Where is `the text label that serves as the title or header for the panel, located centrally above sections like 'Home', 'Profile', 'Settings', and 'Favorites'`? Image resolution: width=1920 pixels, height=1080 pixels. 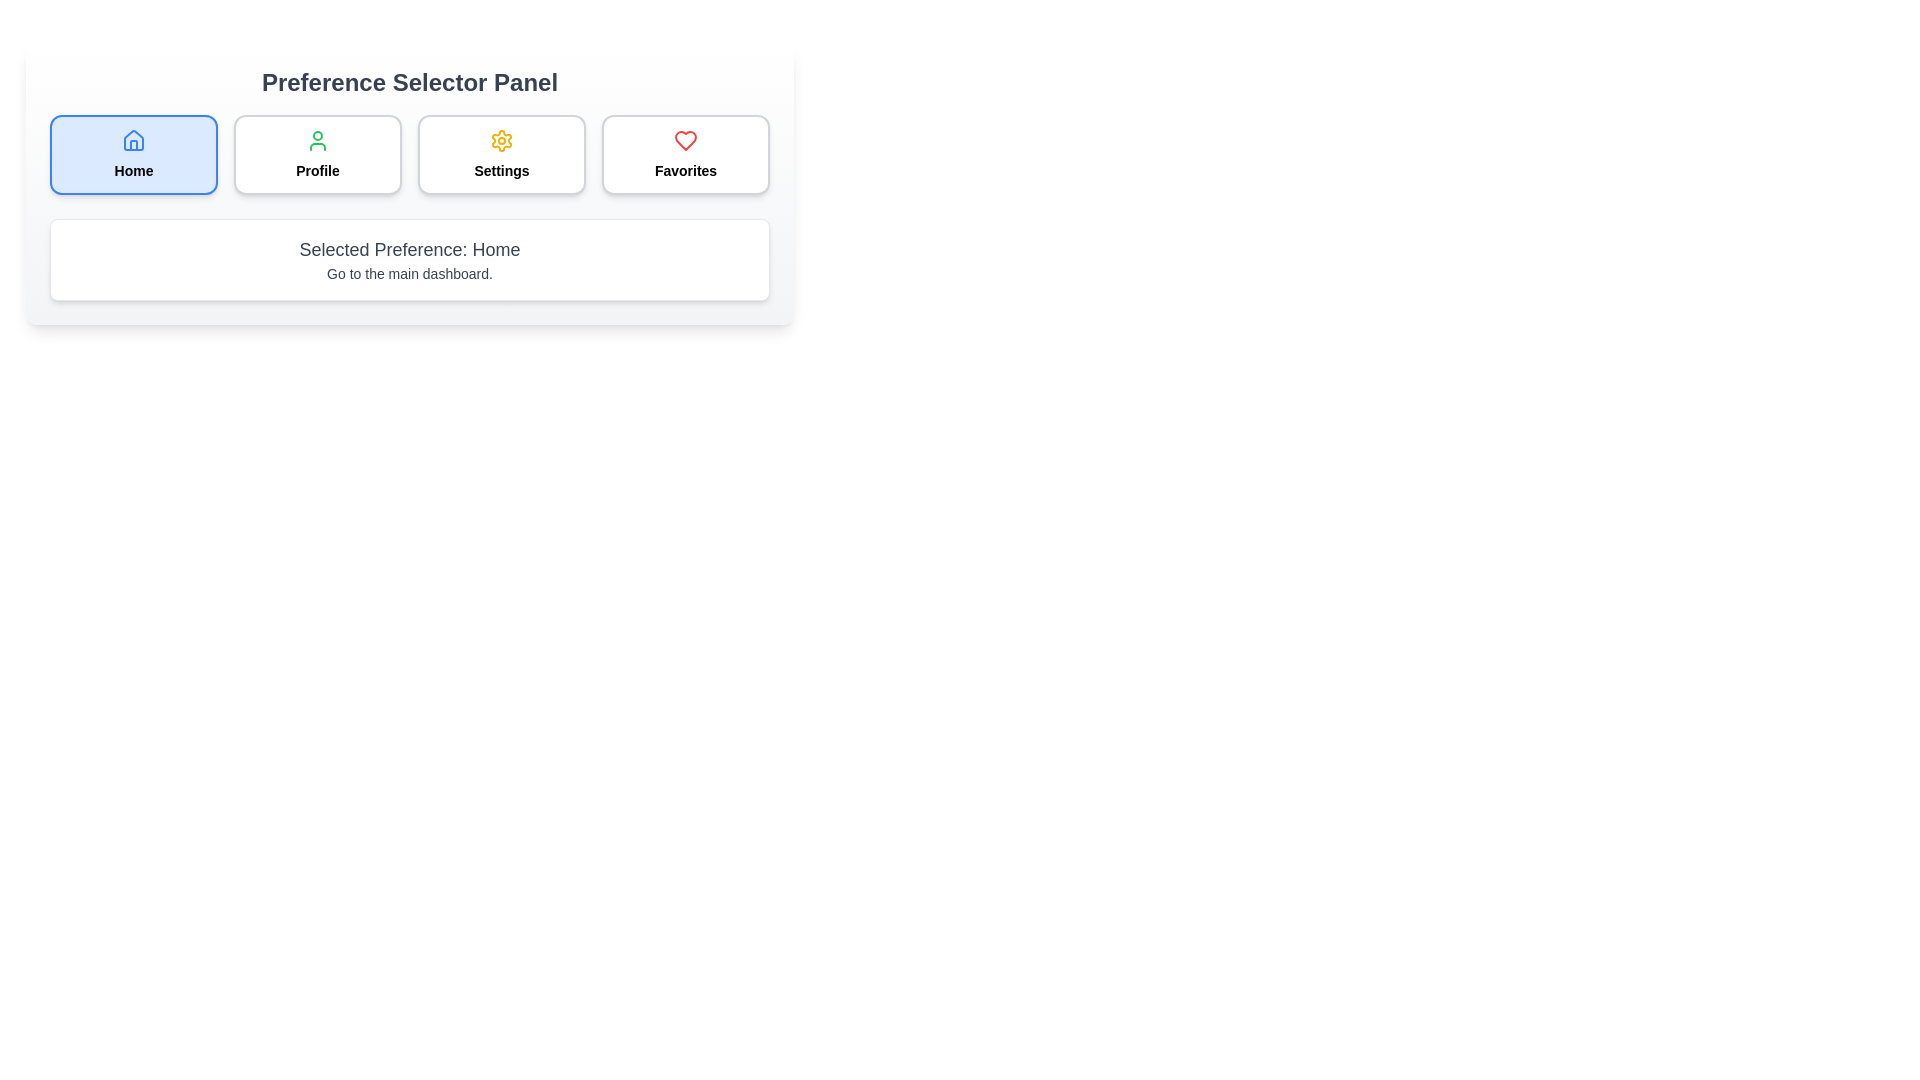 the text label that serves as the title or header for the panel, located centrally above sections like 'Home', 'Profile', 'Settings', and 'Favorites' is located at coordinates (408, 82).